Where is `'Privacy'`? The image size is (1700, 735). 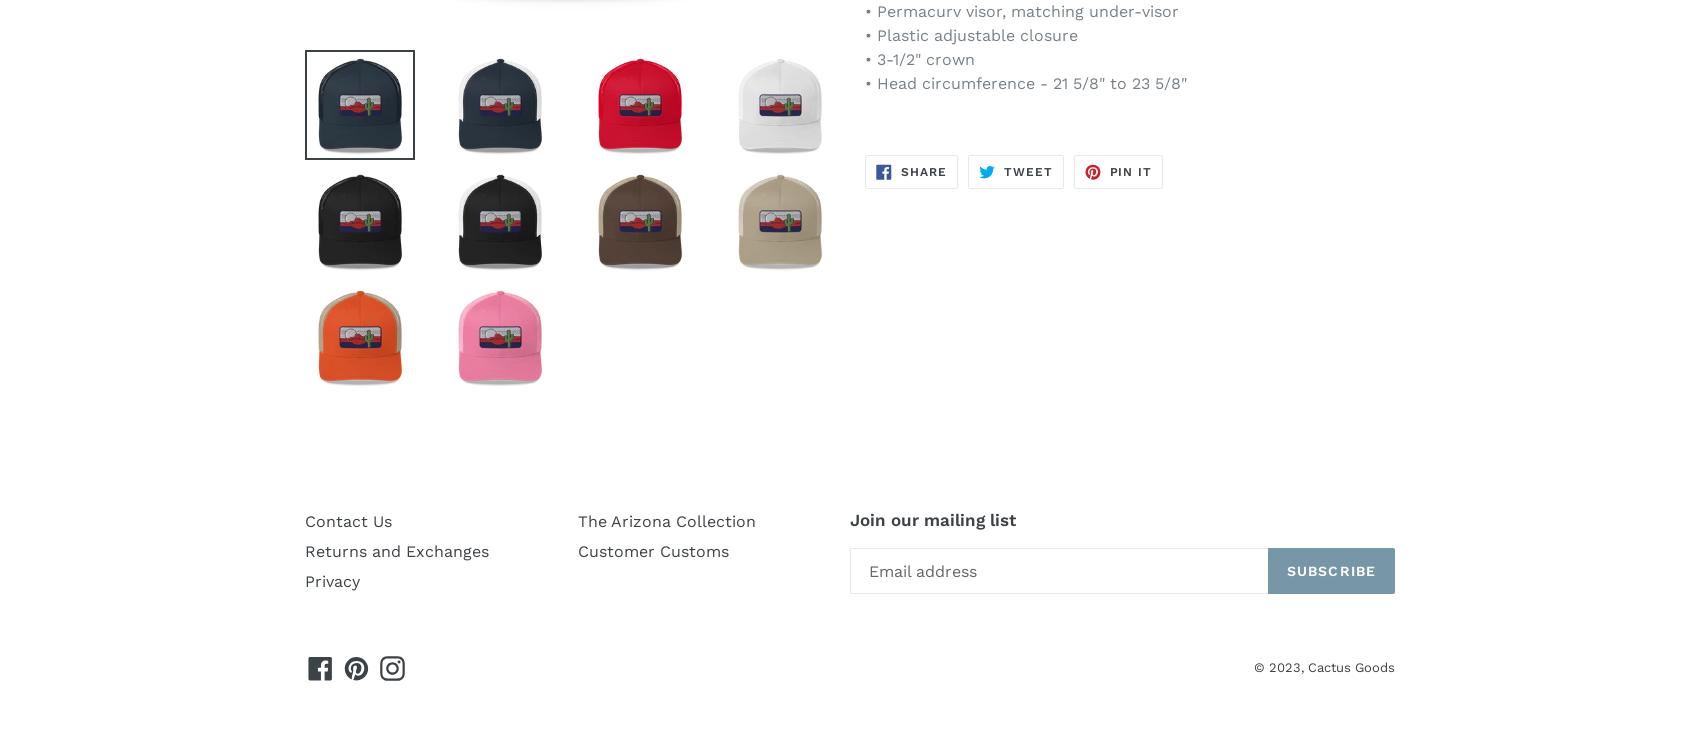
'Privacy' is located at coordinates (331, 581).